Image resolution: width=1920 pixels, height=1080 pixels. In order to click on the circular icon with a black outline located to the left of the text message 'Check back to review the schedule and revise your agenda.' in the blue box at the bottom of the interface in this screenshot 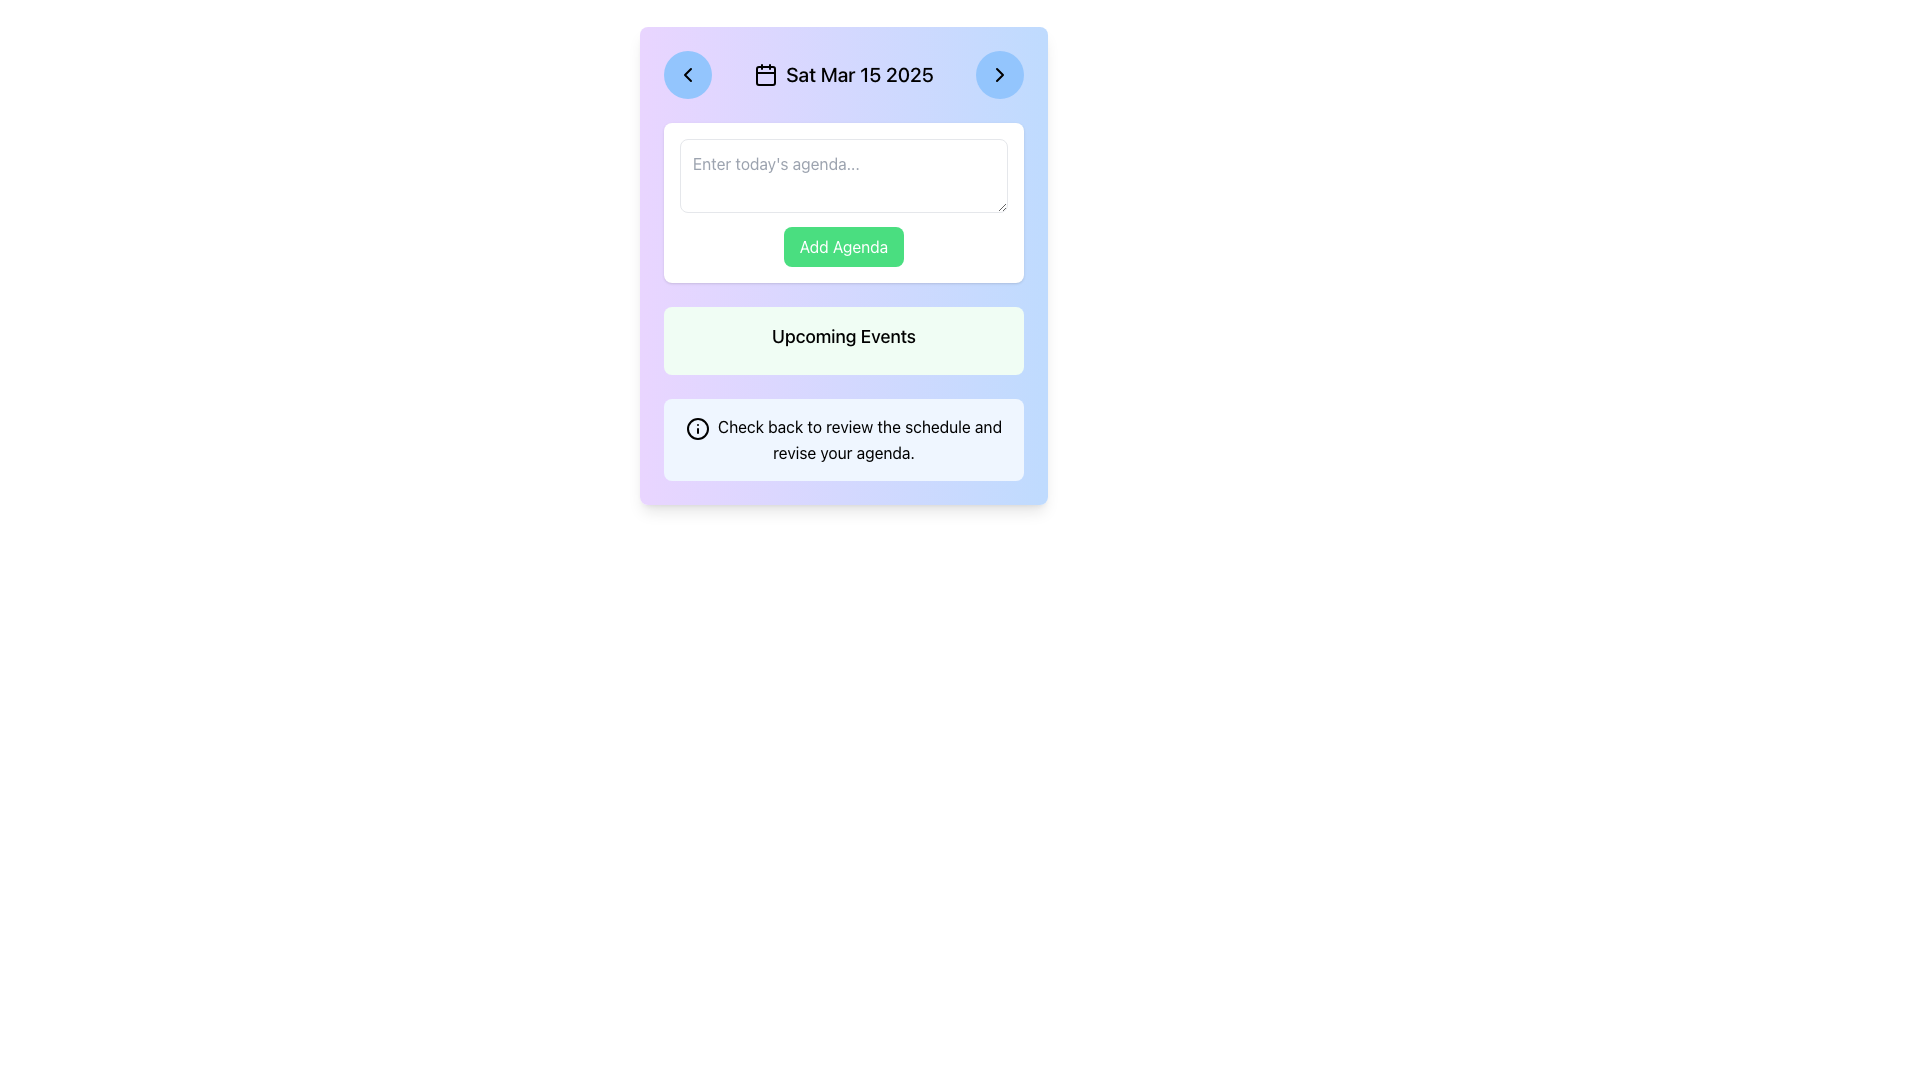, I will do `click(697, 427)`.